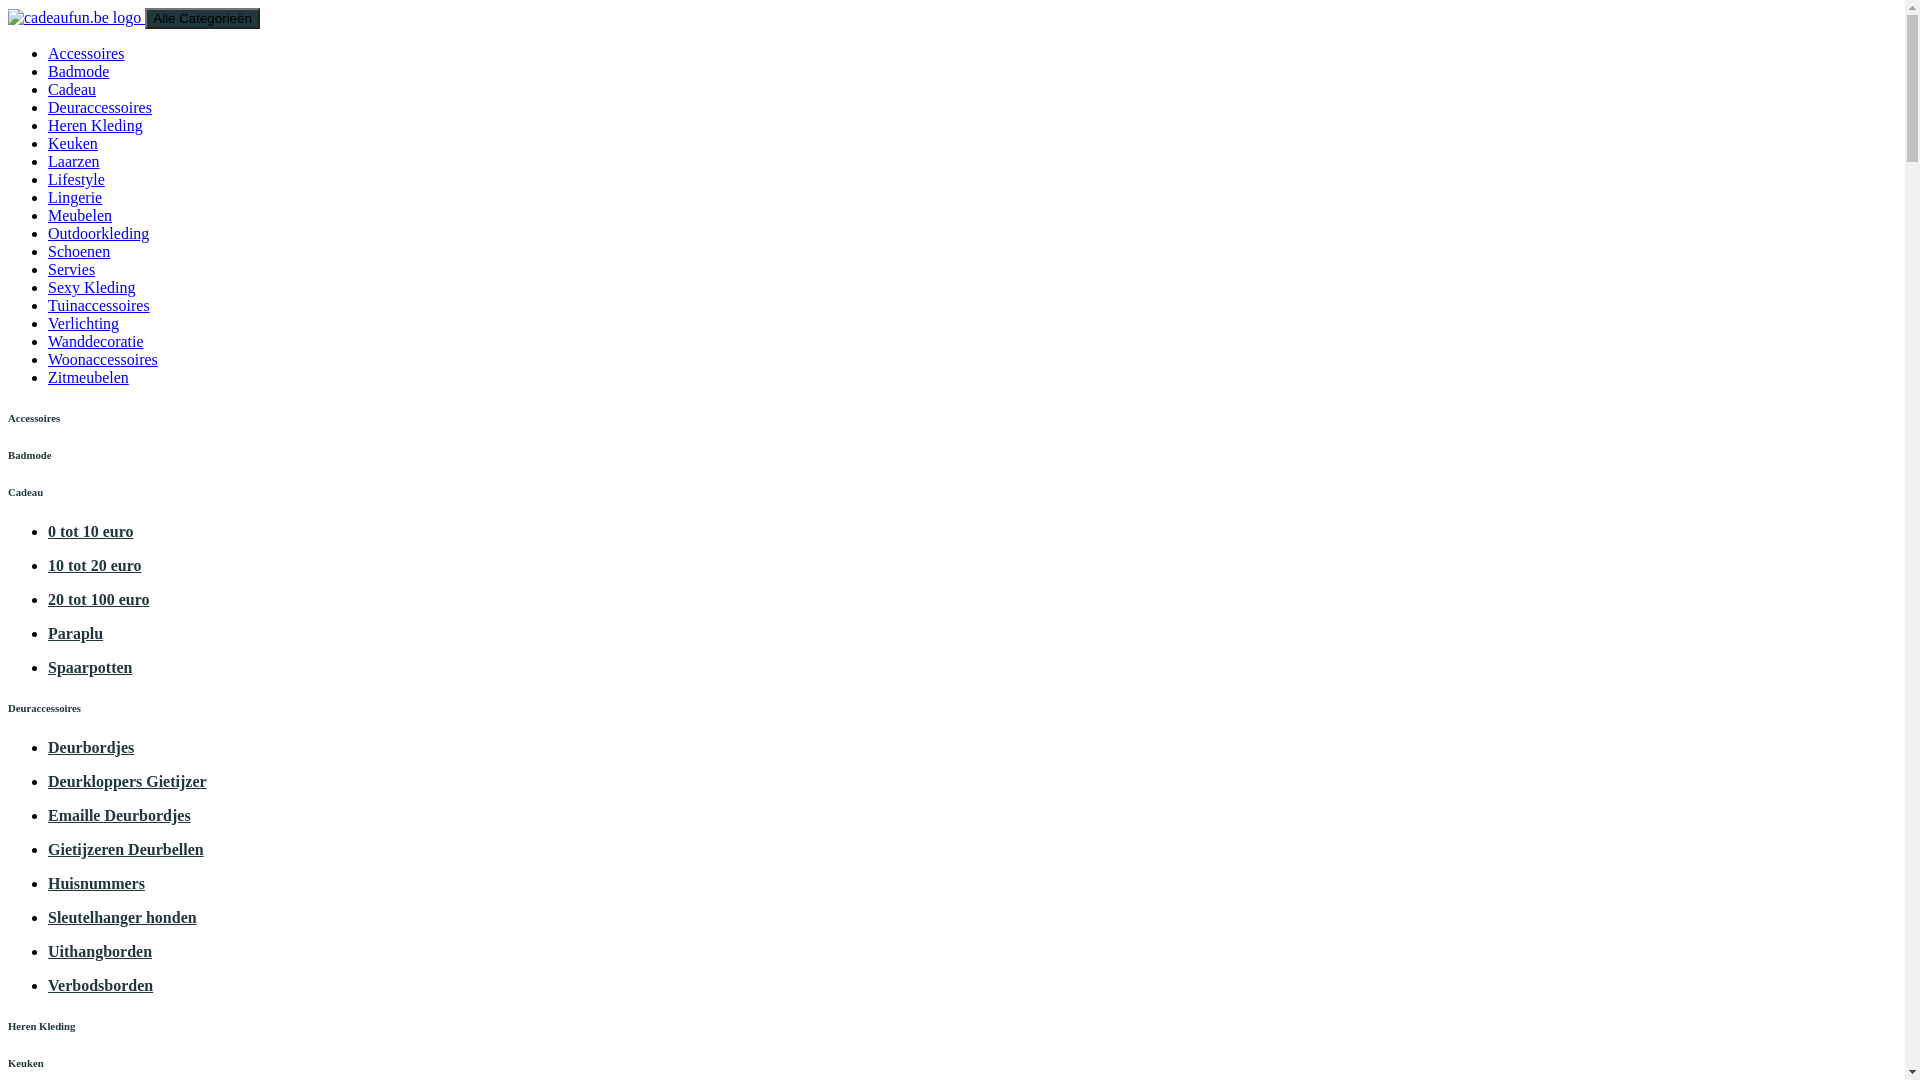 The image size is (1920, 1080). Describe the element at coordinates (124, 849) in the screenshot. I see `'Gietijzeren Deurbellen'` at that location.